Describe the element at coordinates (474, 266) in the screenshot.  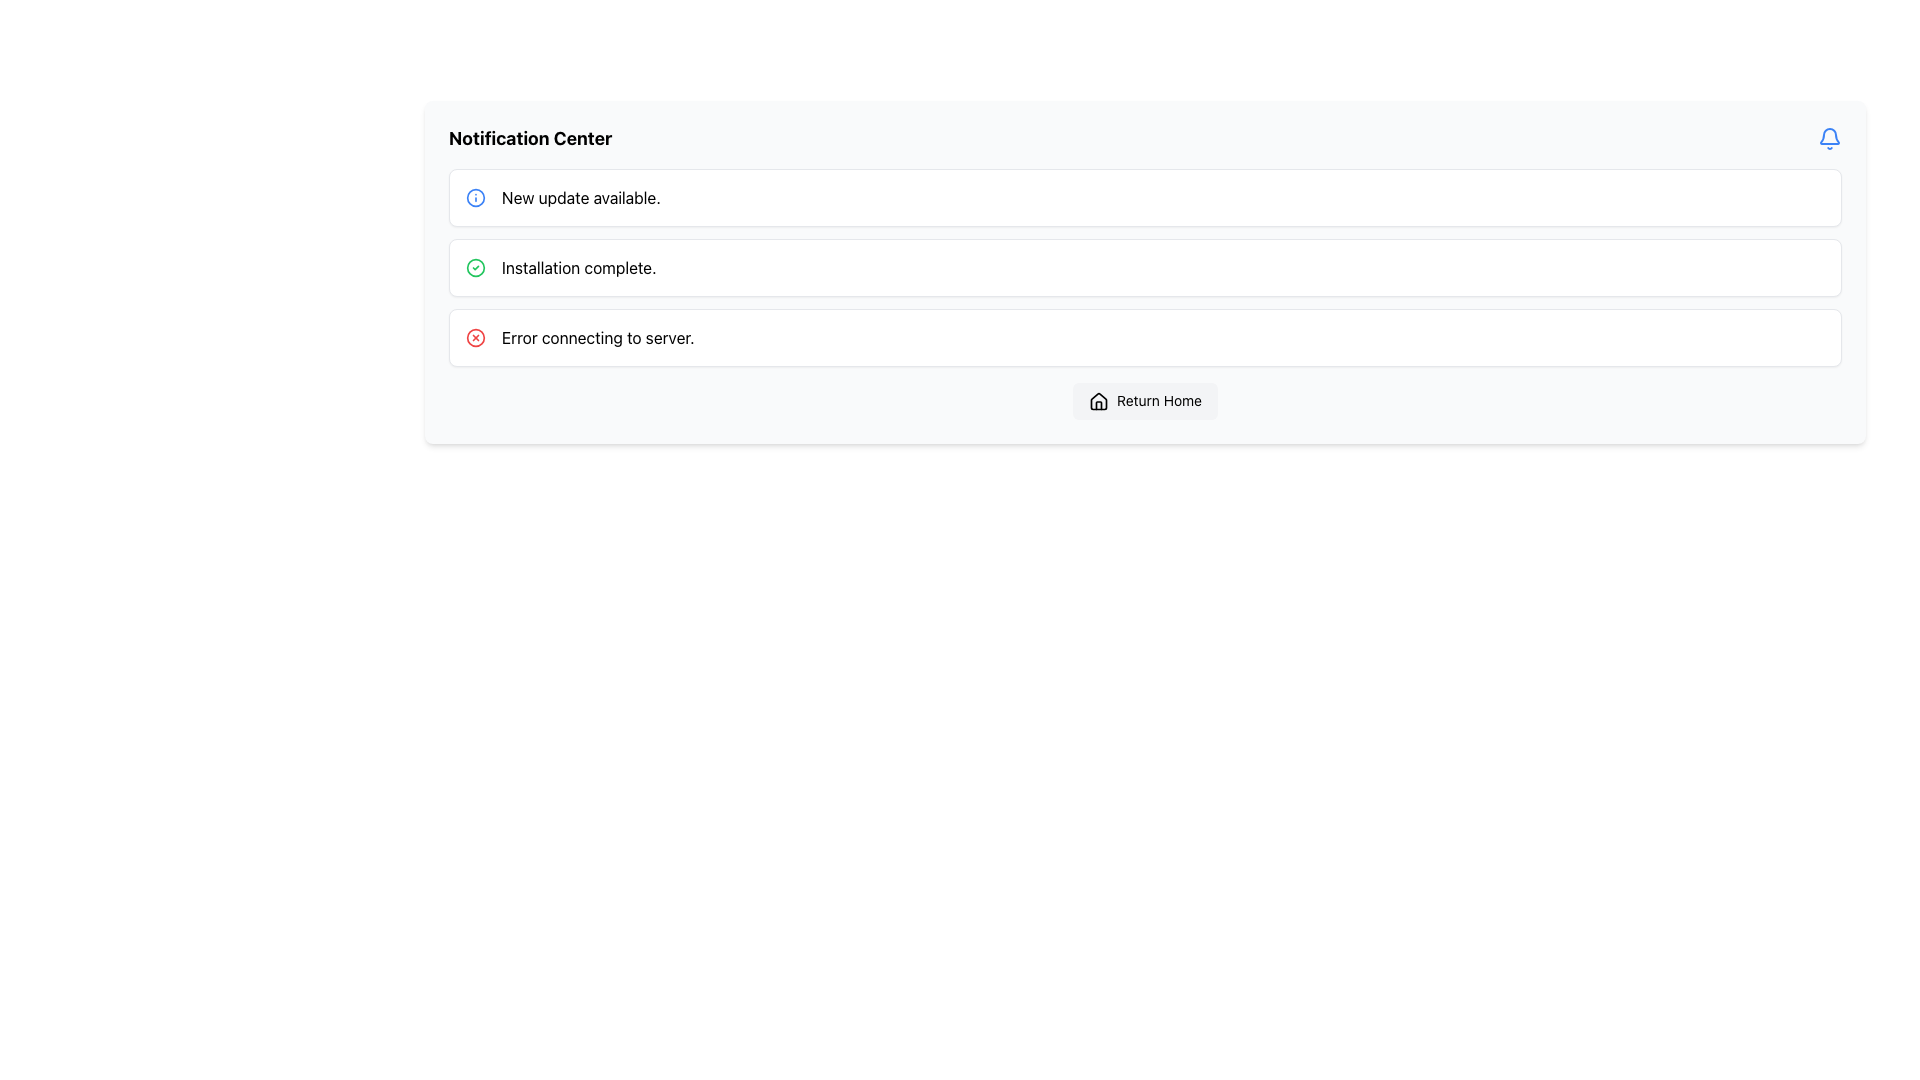
I see `the icon that indicates successful completion of the installation process, which is located to the far left of the notification entry stating 'Installation complete.'` at that location.